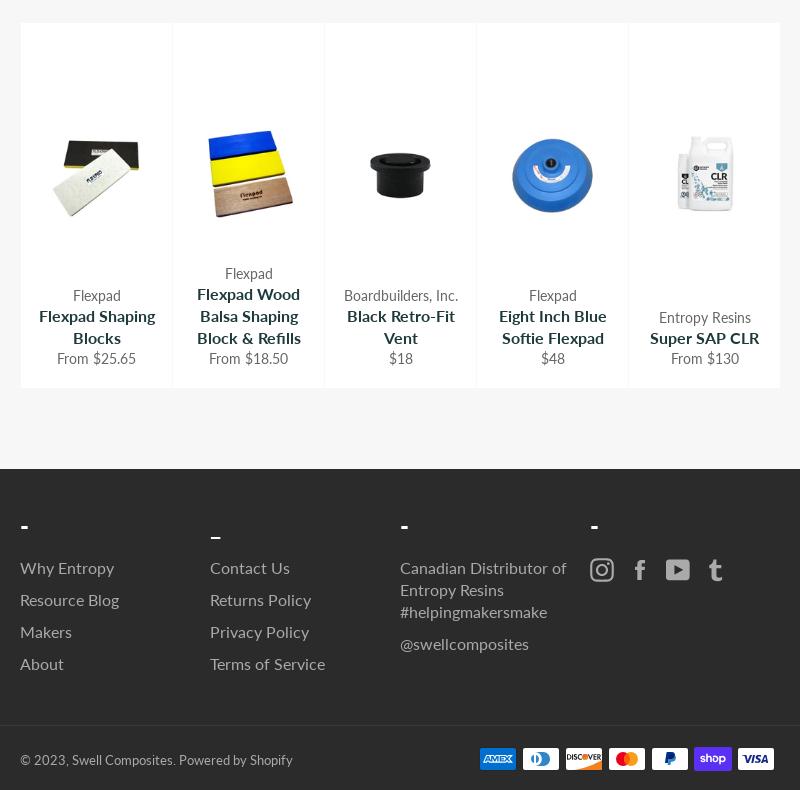 This screenshot has width=800, height=790. I want to click on '$48', so click(552, 357).